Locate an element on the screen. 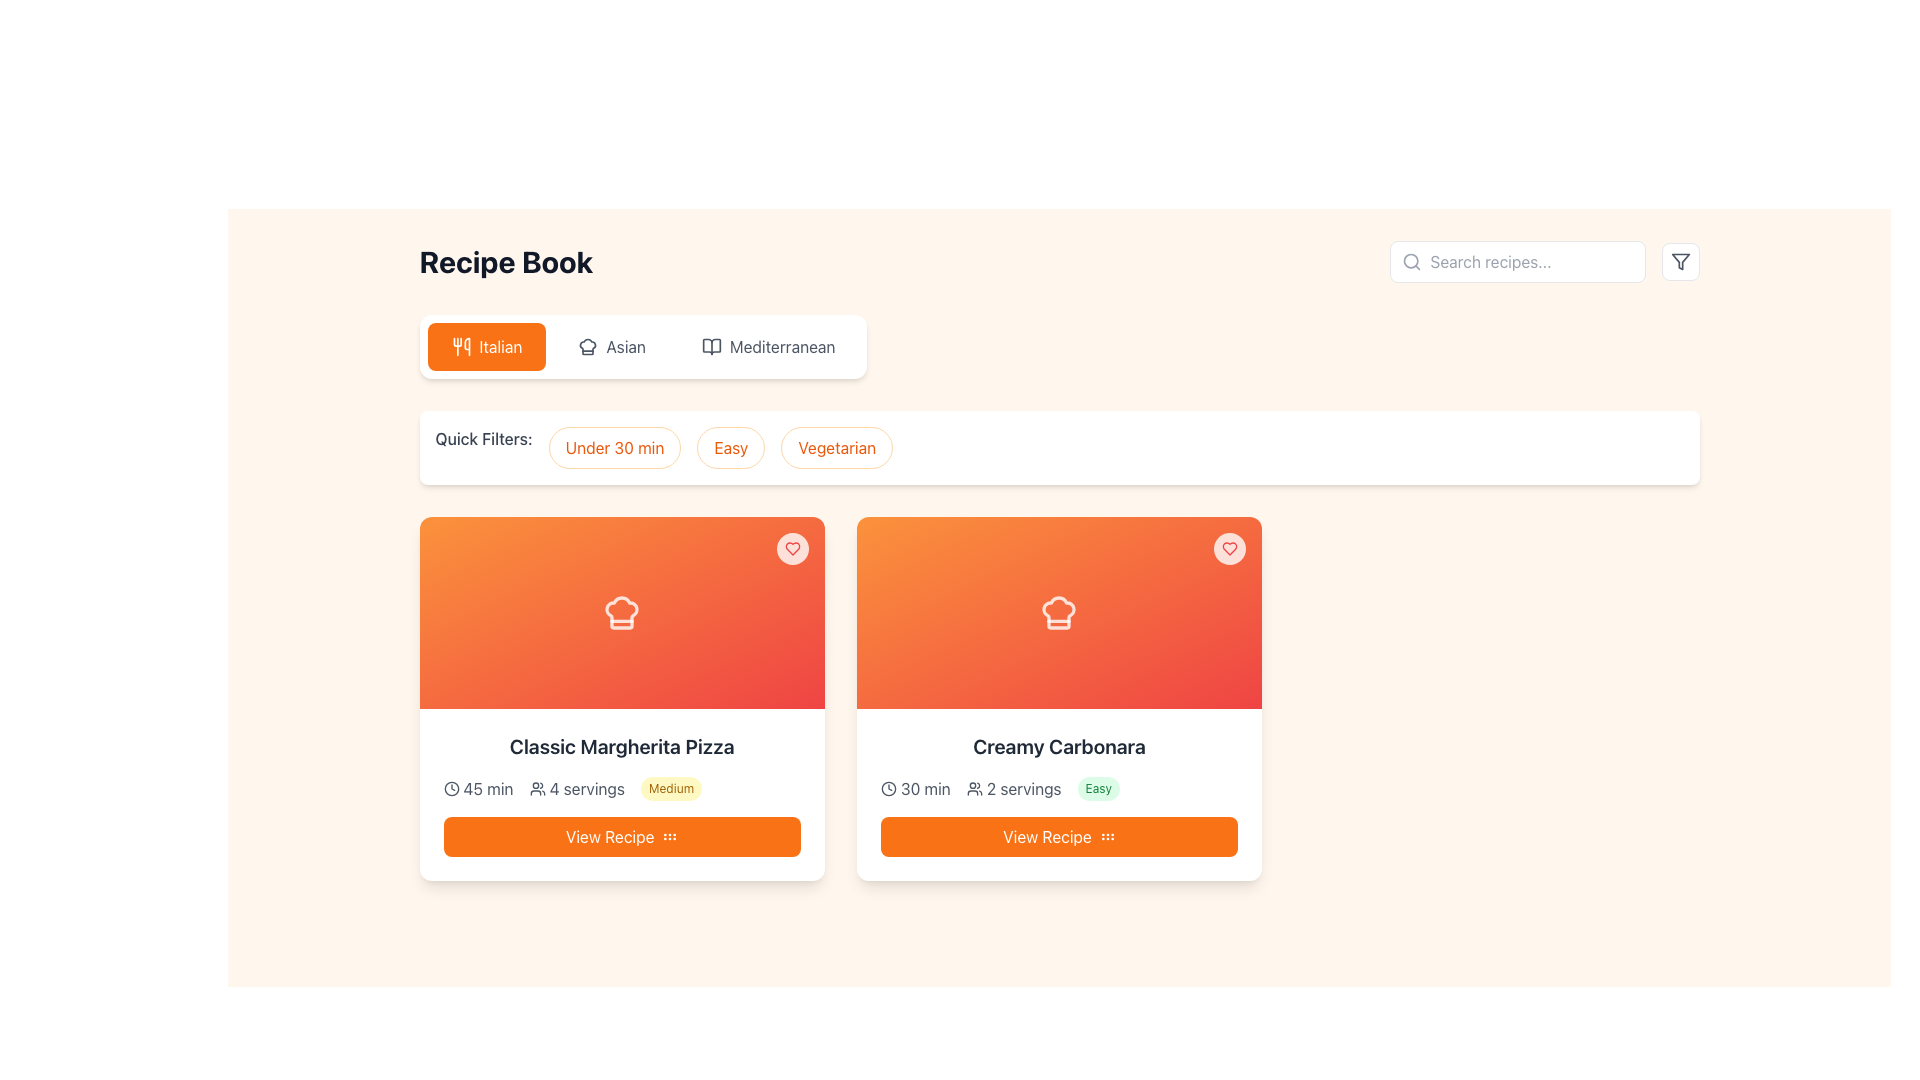 Image resolution: width=1920 pixels, height=1080 pixels. the chef's hat icon at the top of the 'Creamy Carbonara' recipe card to initiate an action or navigate is located at coordinates (1058, 612).